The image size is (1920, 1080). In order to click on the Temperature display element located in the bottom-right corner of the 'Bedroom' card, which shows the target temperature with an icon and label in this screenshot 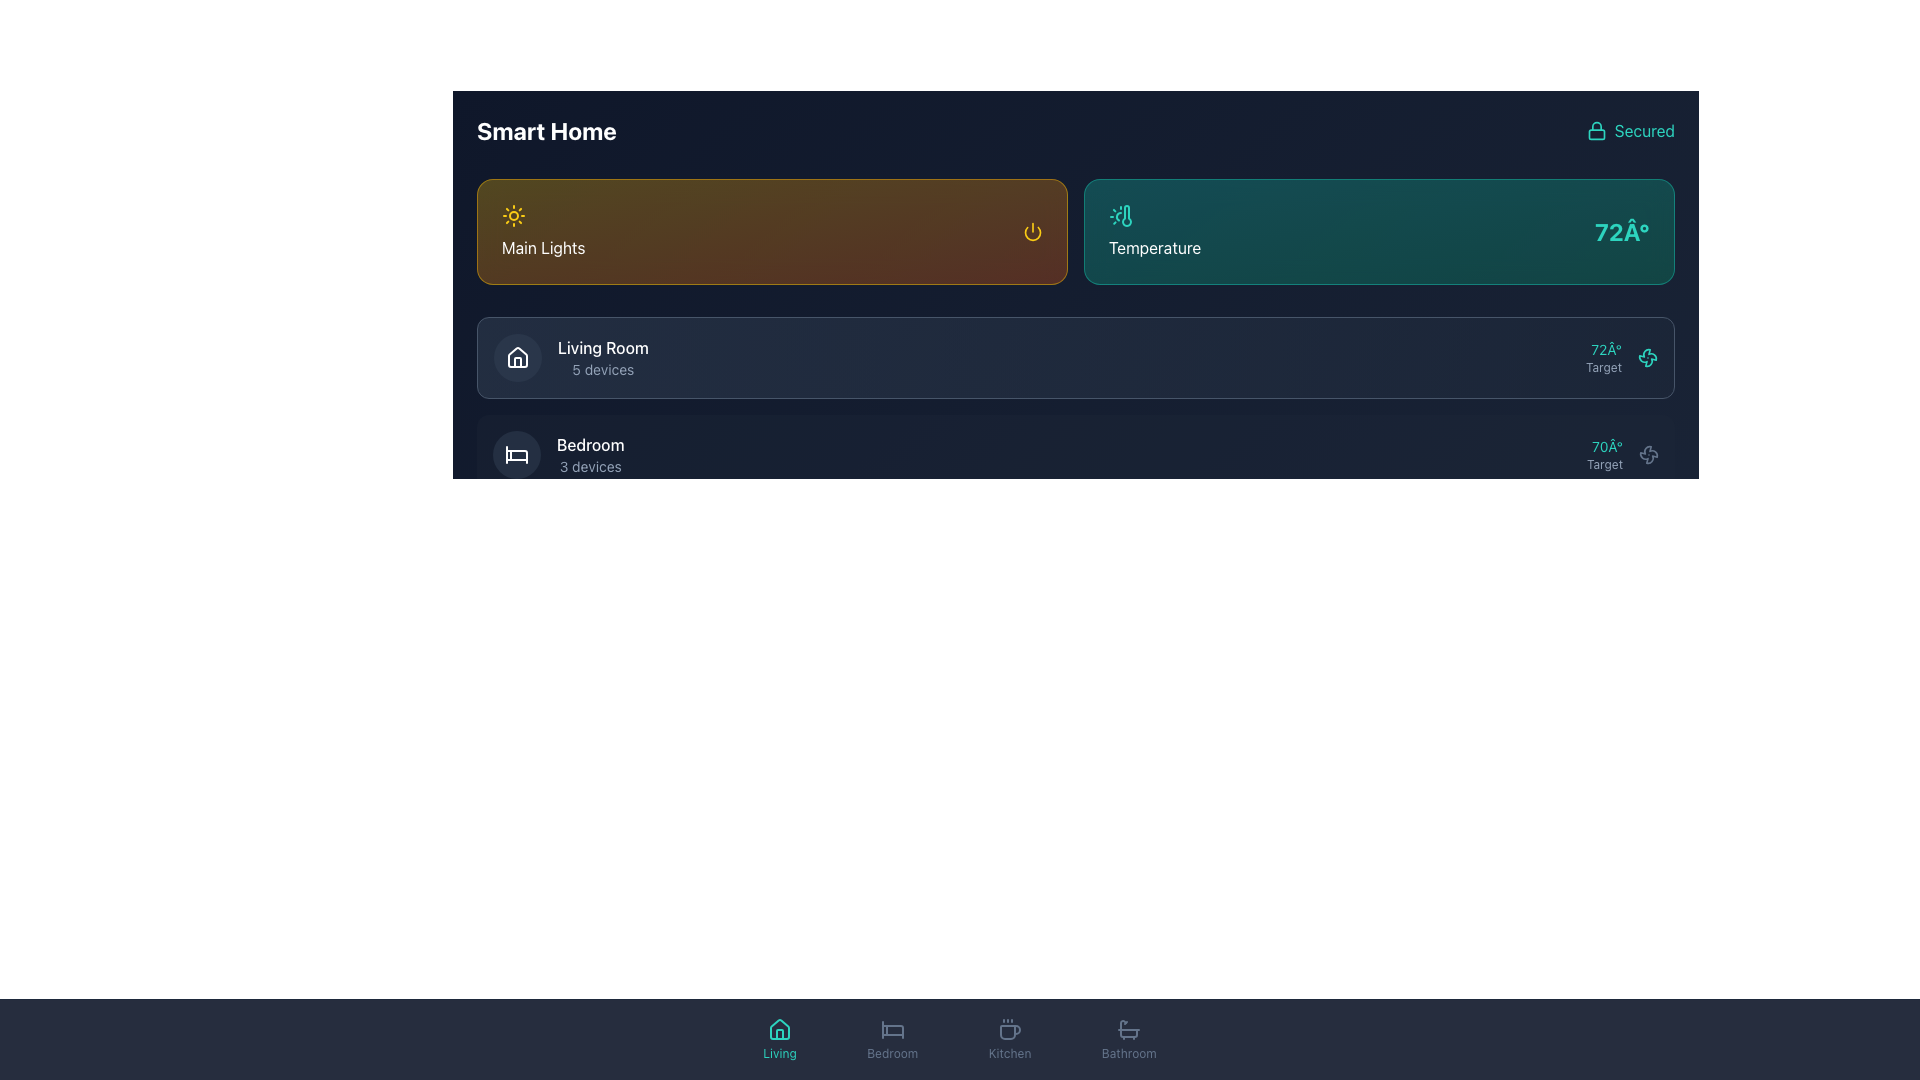, I will do `click(1622, 455)`.